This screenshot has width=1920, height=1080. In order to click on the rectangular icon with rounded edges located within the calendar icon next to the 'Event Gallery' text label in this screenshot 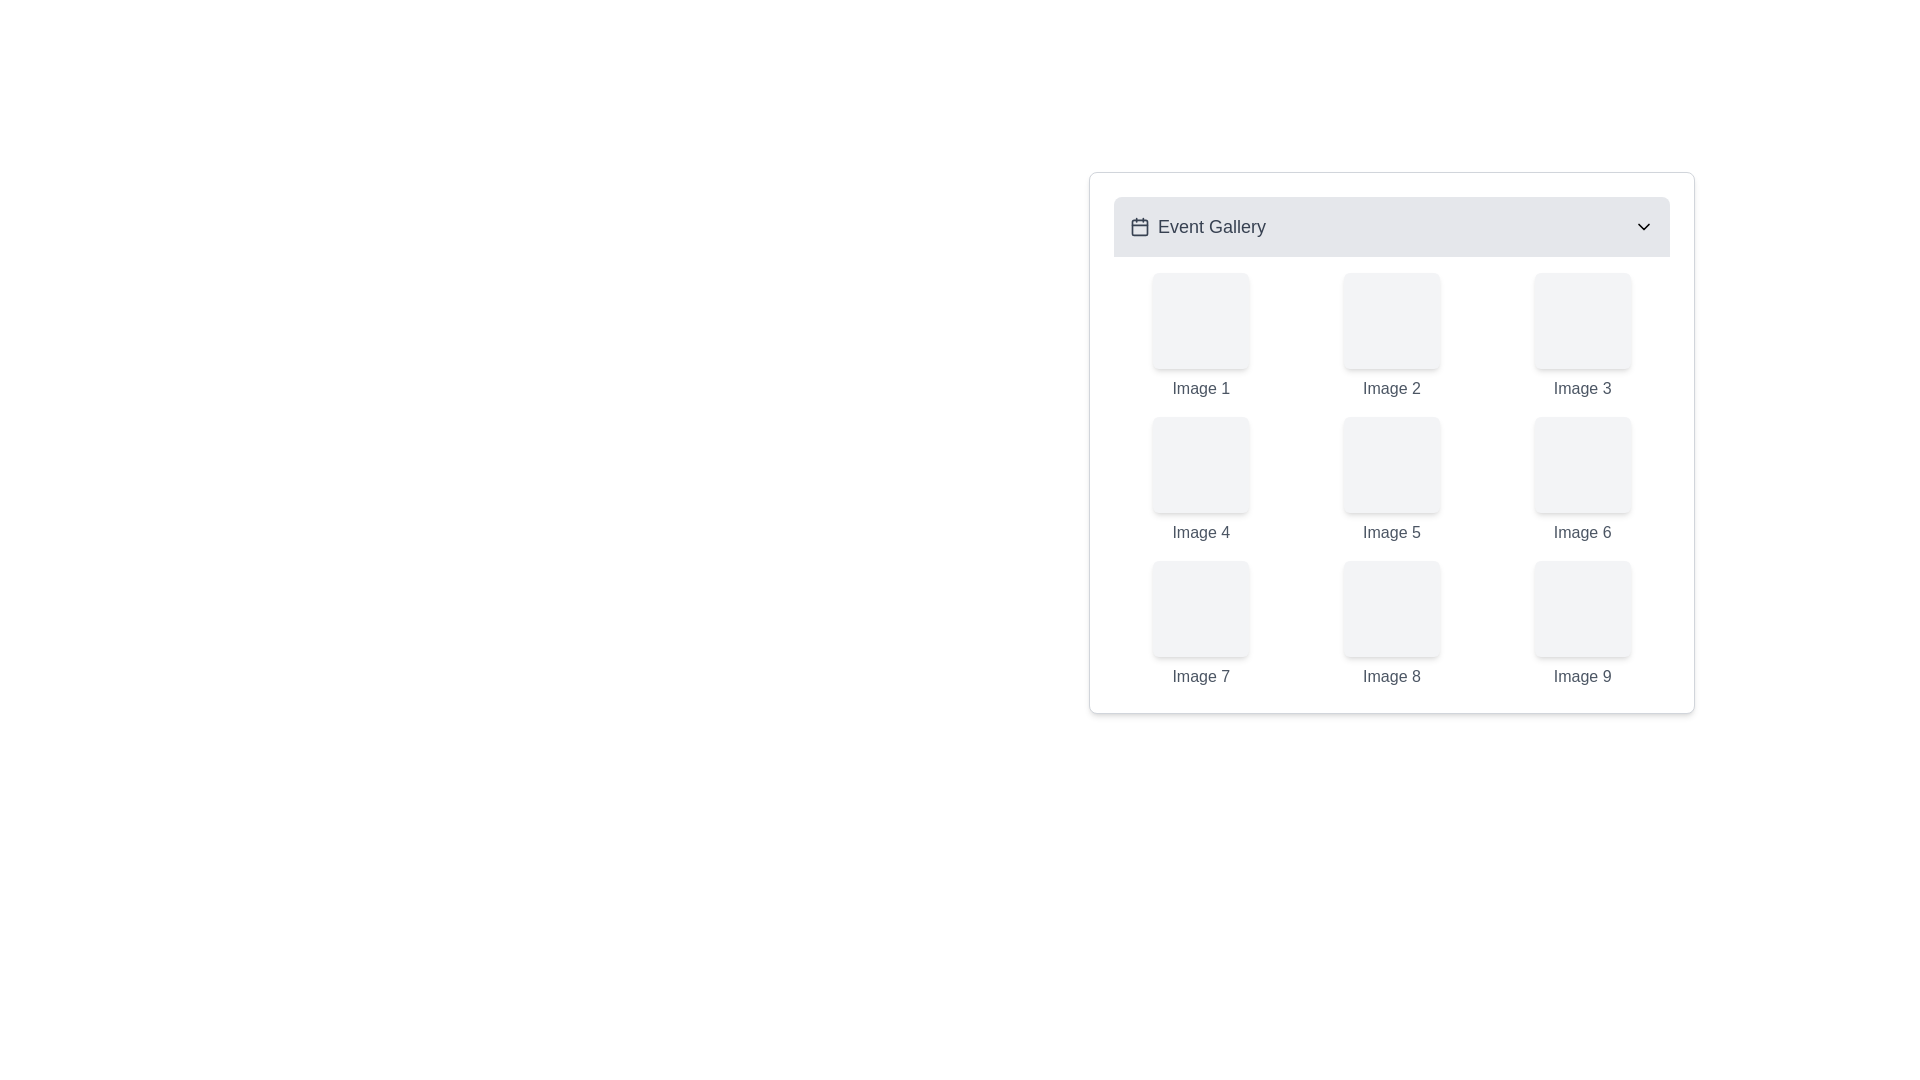, I will do `click(1140, 226)`.